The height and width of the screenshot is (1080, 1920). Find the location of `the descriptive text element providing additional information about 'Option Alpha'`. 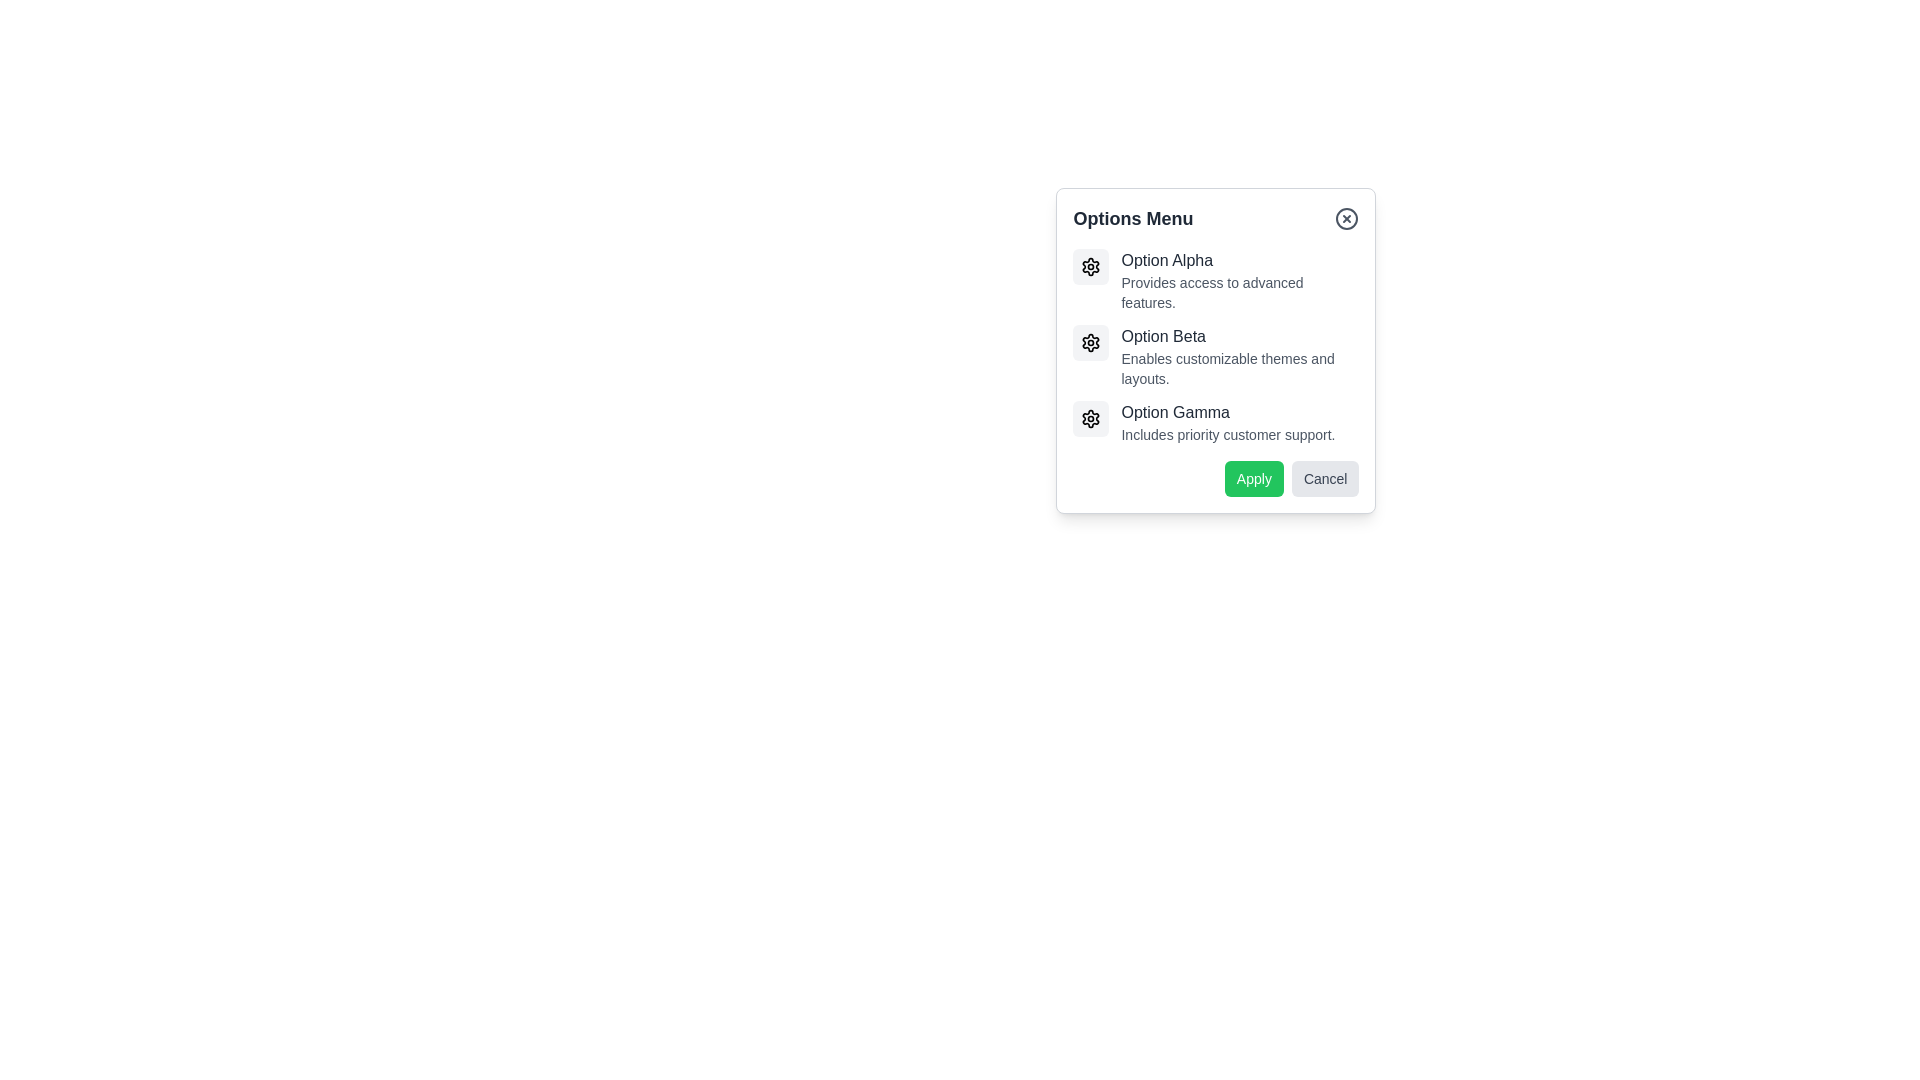

the descriptive text element providing additional information about 'Option Alpha' is located at coordinates (1239, 293).